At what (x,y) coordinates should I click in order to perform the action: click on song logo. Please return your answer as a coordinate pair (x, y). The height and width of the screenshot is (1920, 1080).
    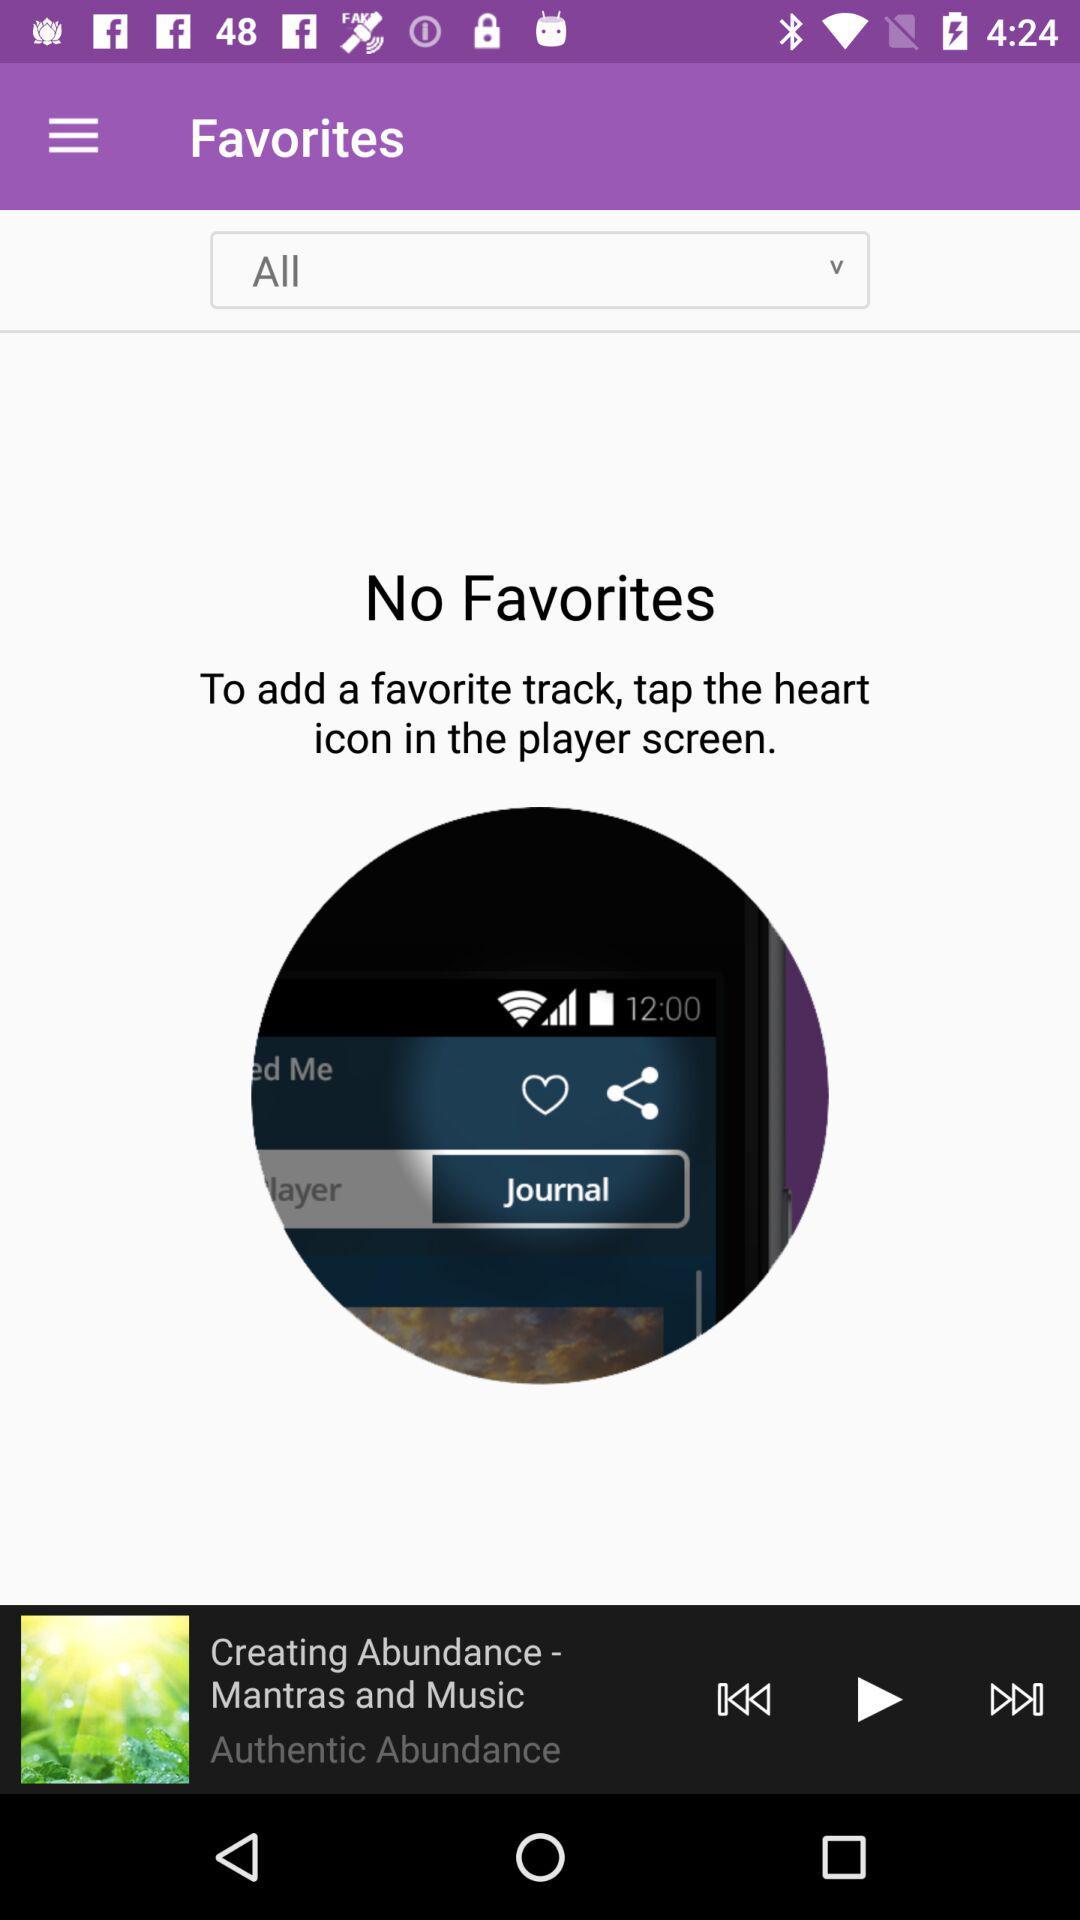
    Looking at the image, I should click on (104, 1698).